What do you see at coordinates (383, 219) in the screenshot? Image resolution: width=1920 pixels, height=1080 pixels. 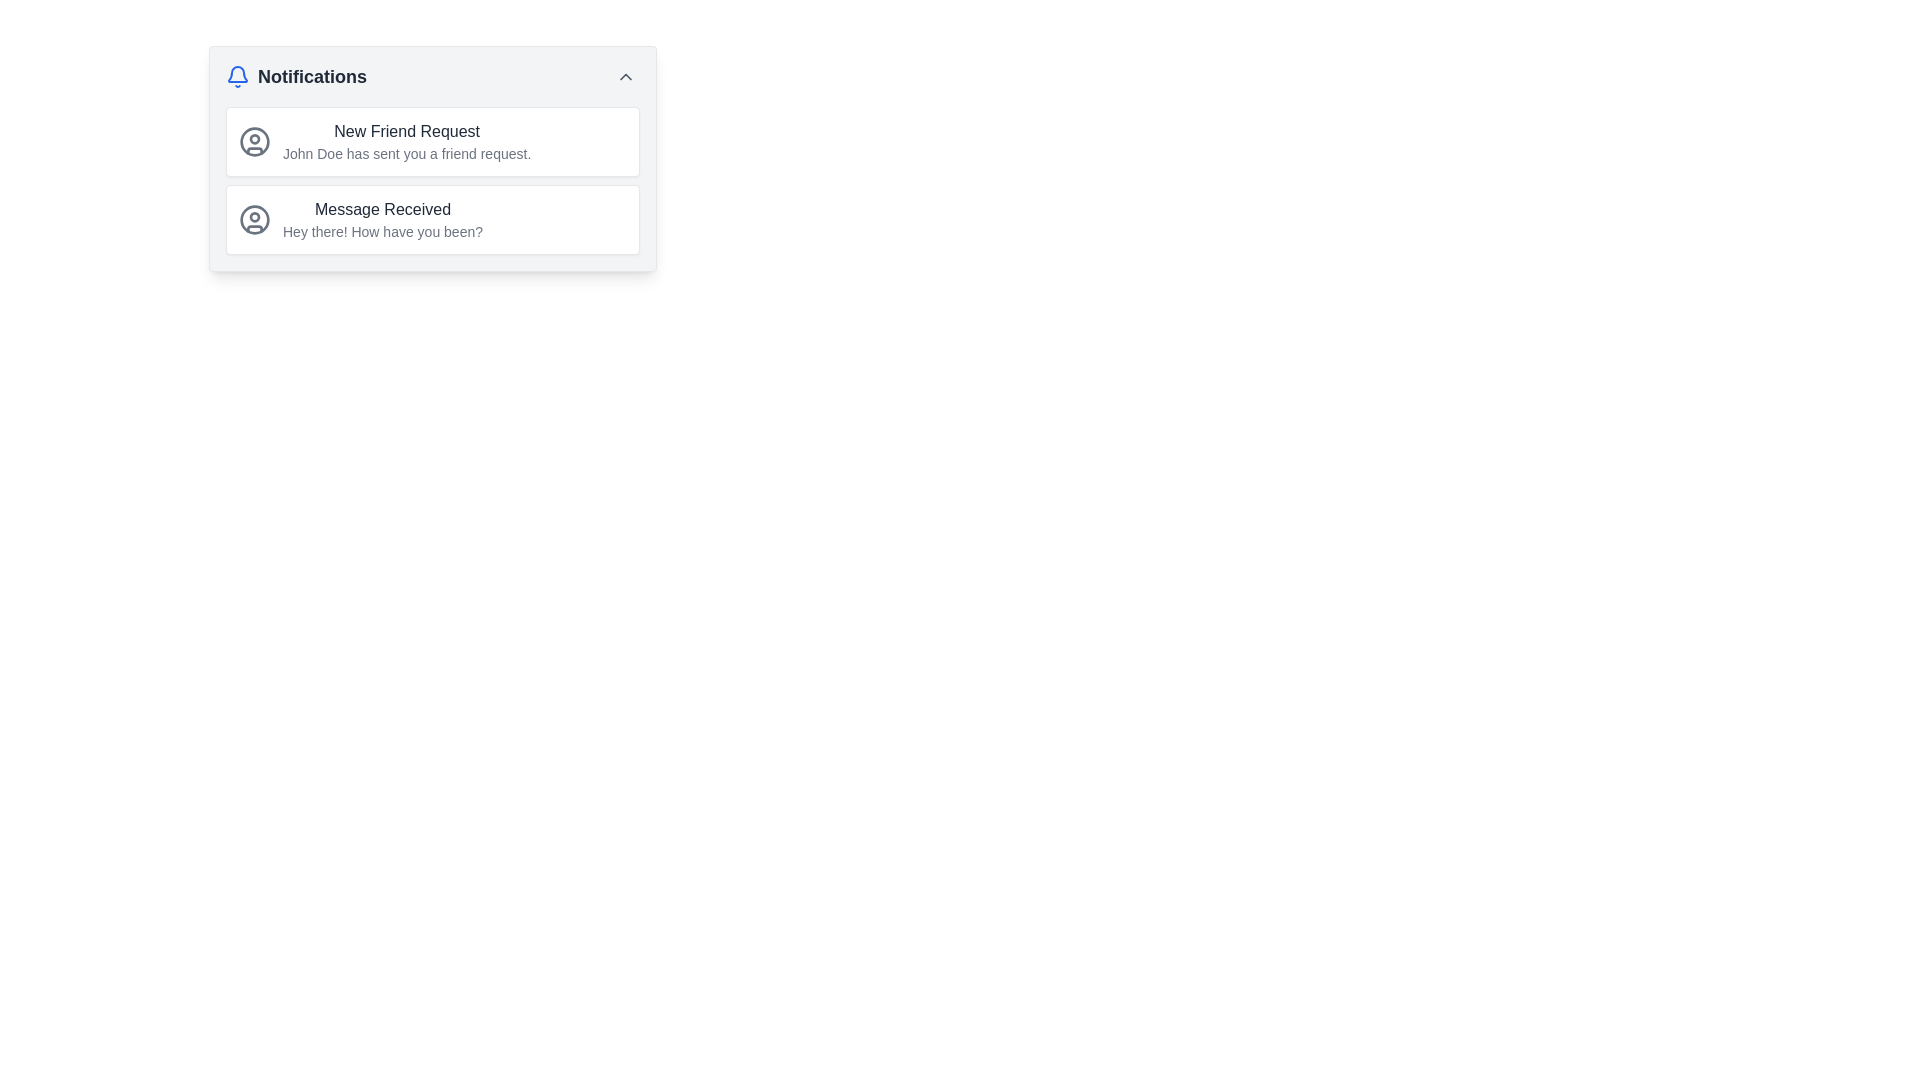 I see `the 'Message Received' text block` at bounding box center [383, 219].